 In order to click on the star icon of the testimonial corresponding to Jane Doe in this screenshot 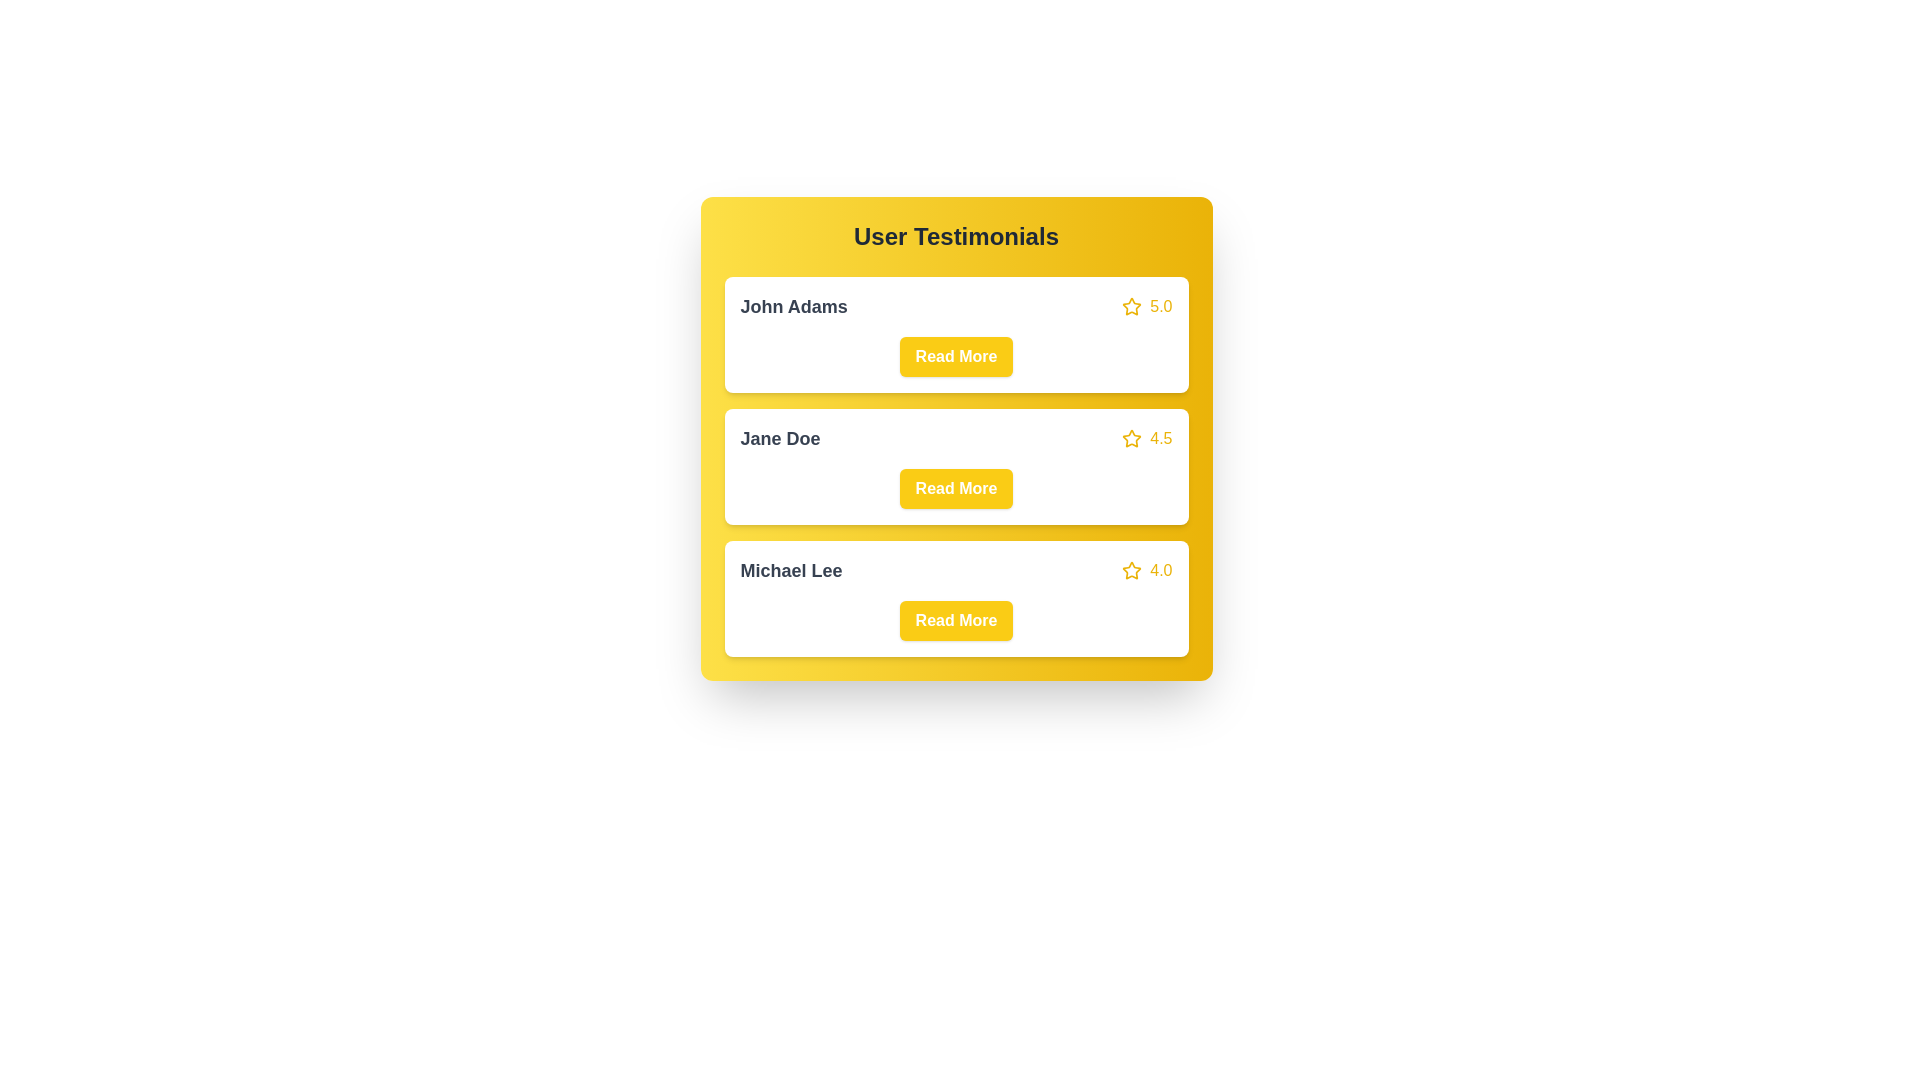, I will do `click(1132, 438)`.